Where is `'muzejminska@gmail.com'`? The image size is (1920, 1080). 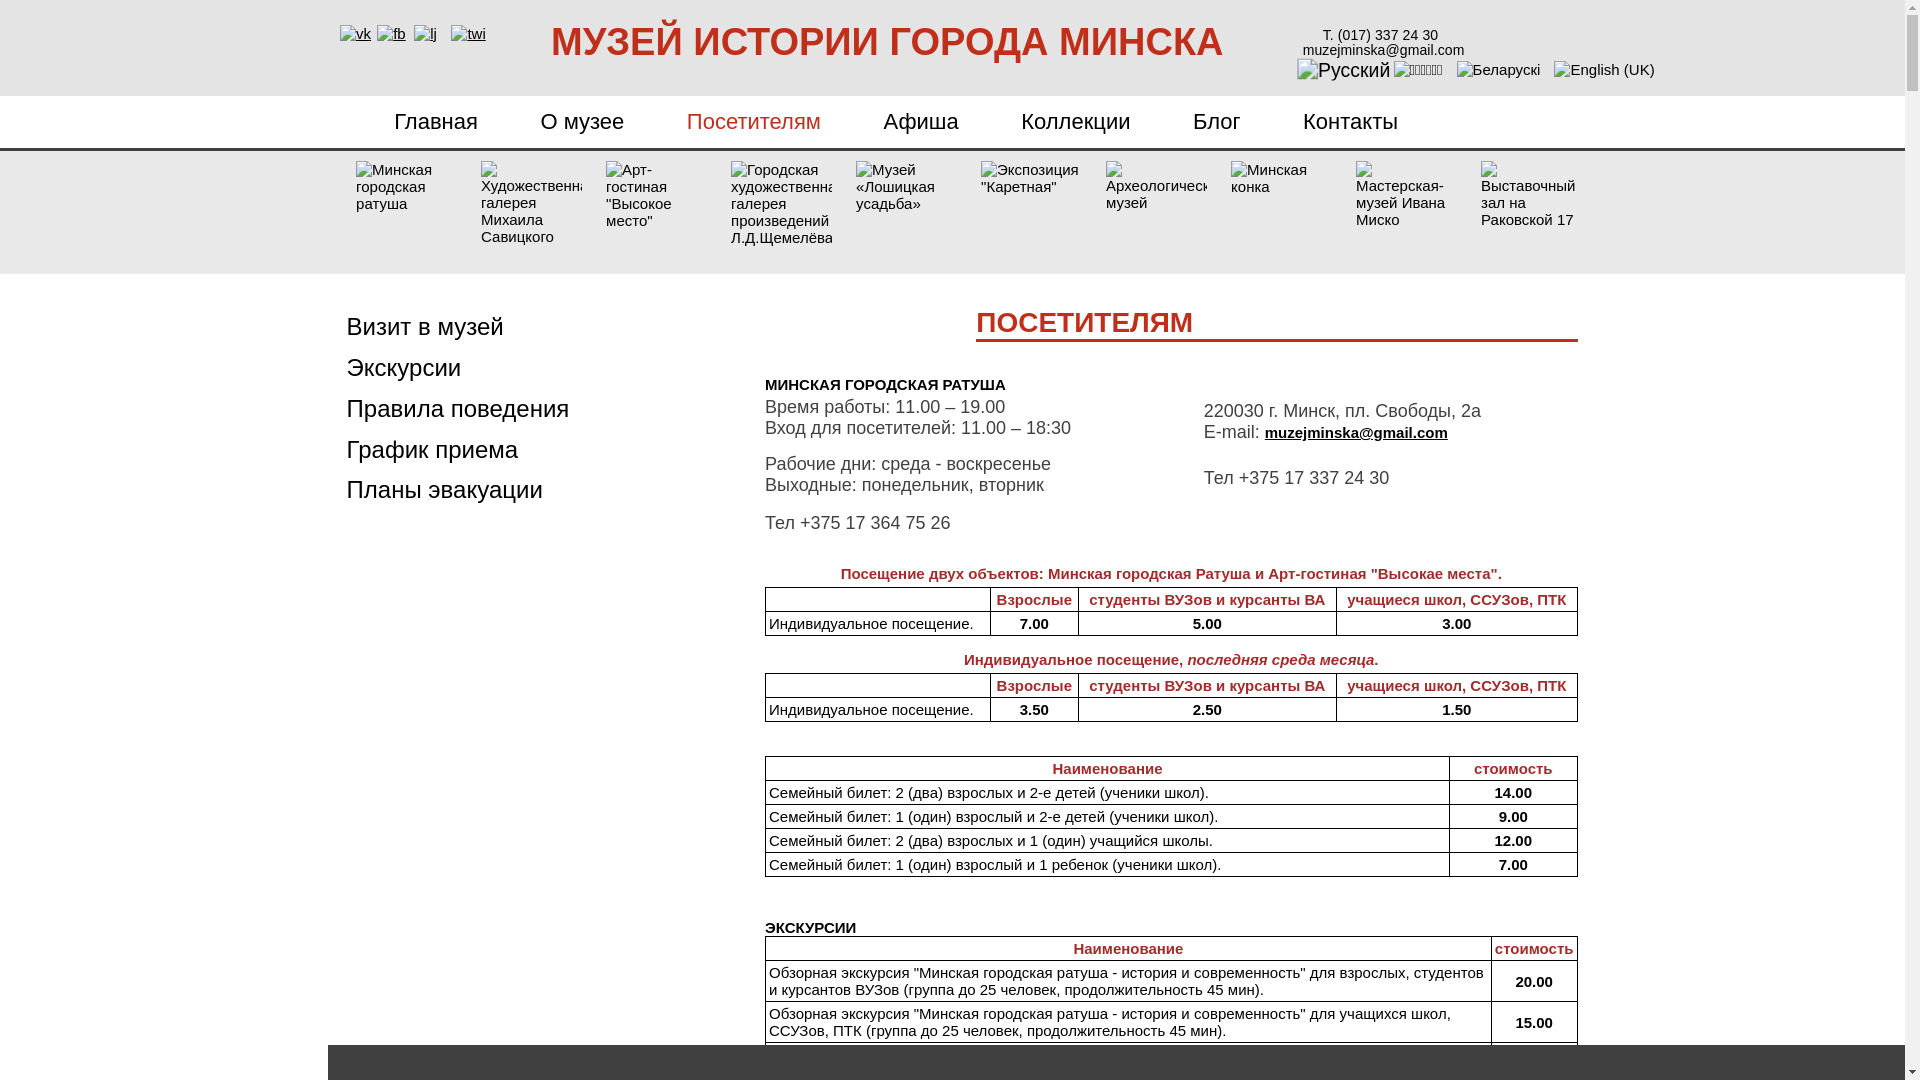 'muzejminska@gmail.com' is located at coordinates (1264, 431).